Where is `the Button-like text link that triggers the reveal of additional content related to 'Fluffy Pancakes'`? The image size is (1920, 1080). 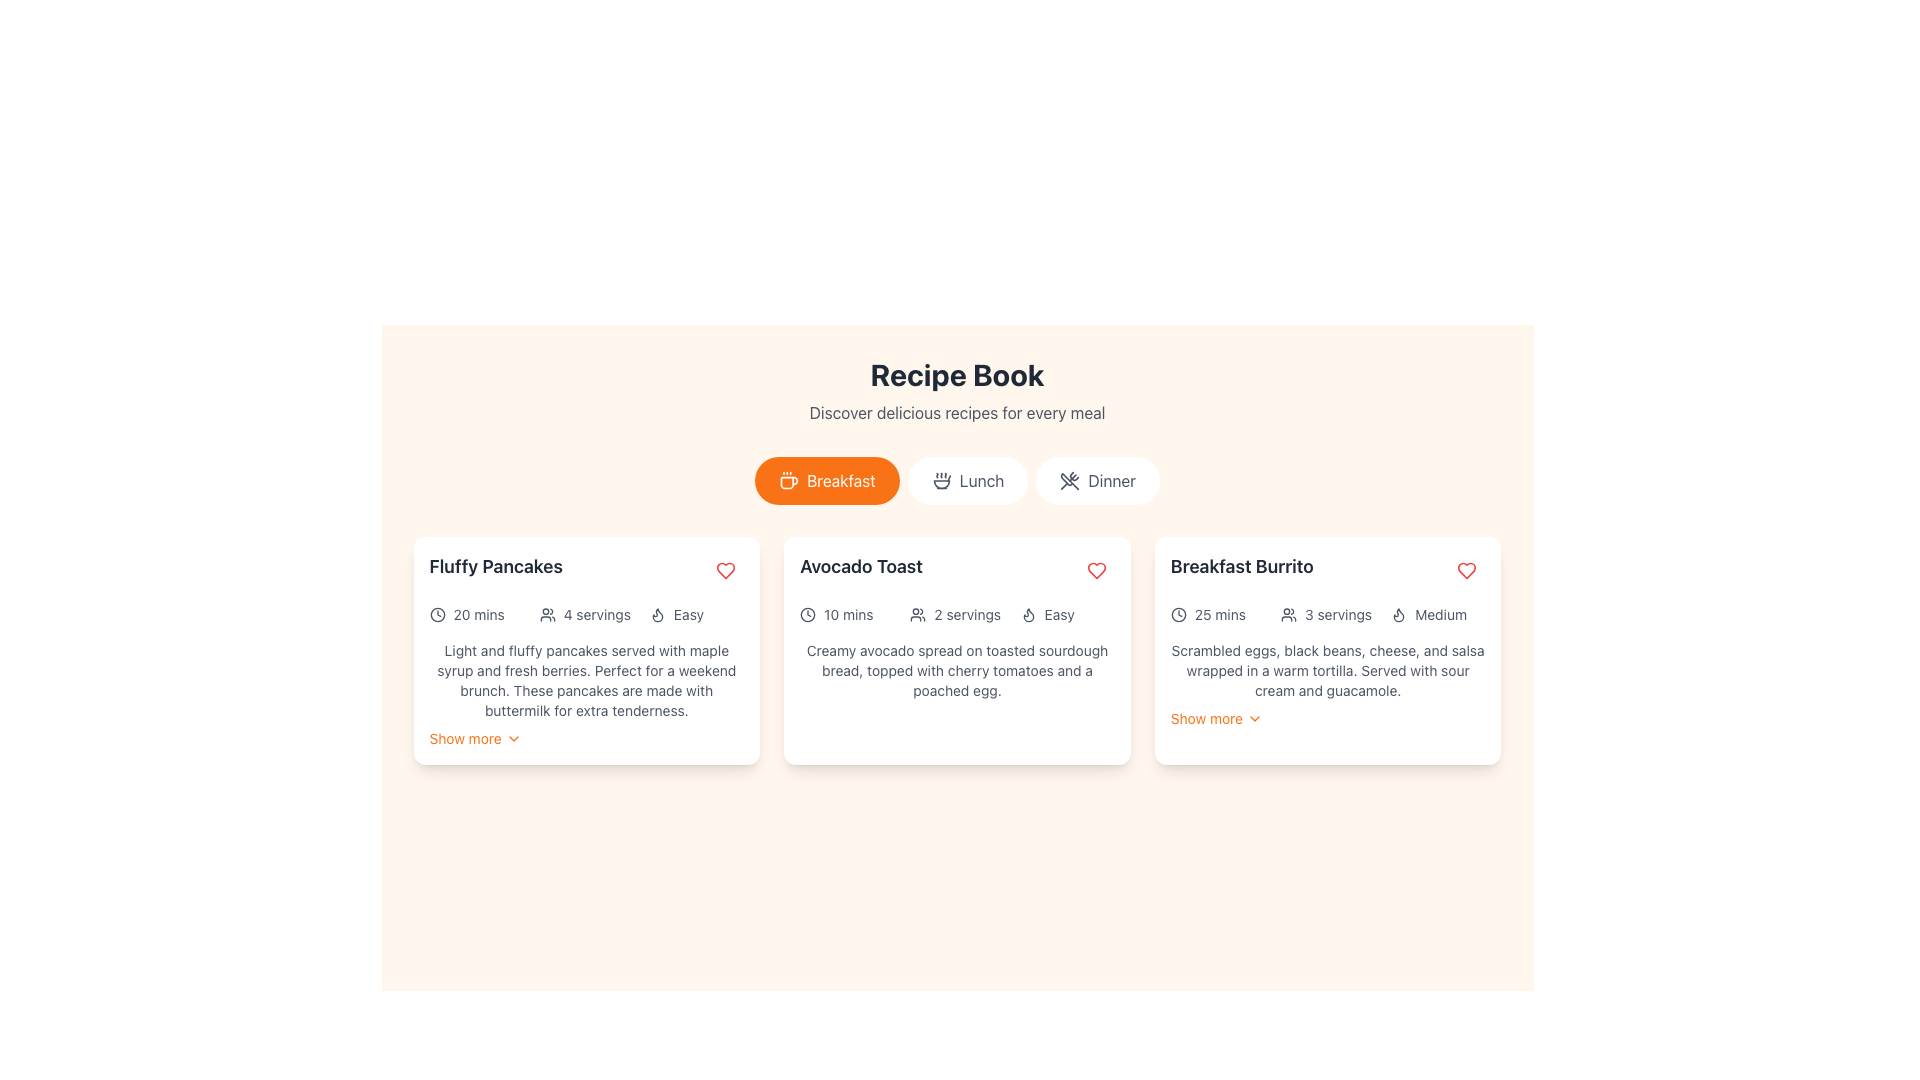 the Button-like text link that triggers the reveal of additional content related to 'Fluffy Pancakes' is located at coordinates (474, 739).